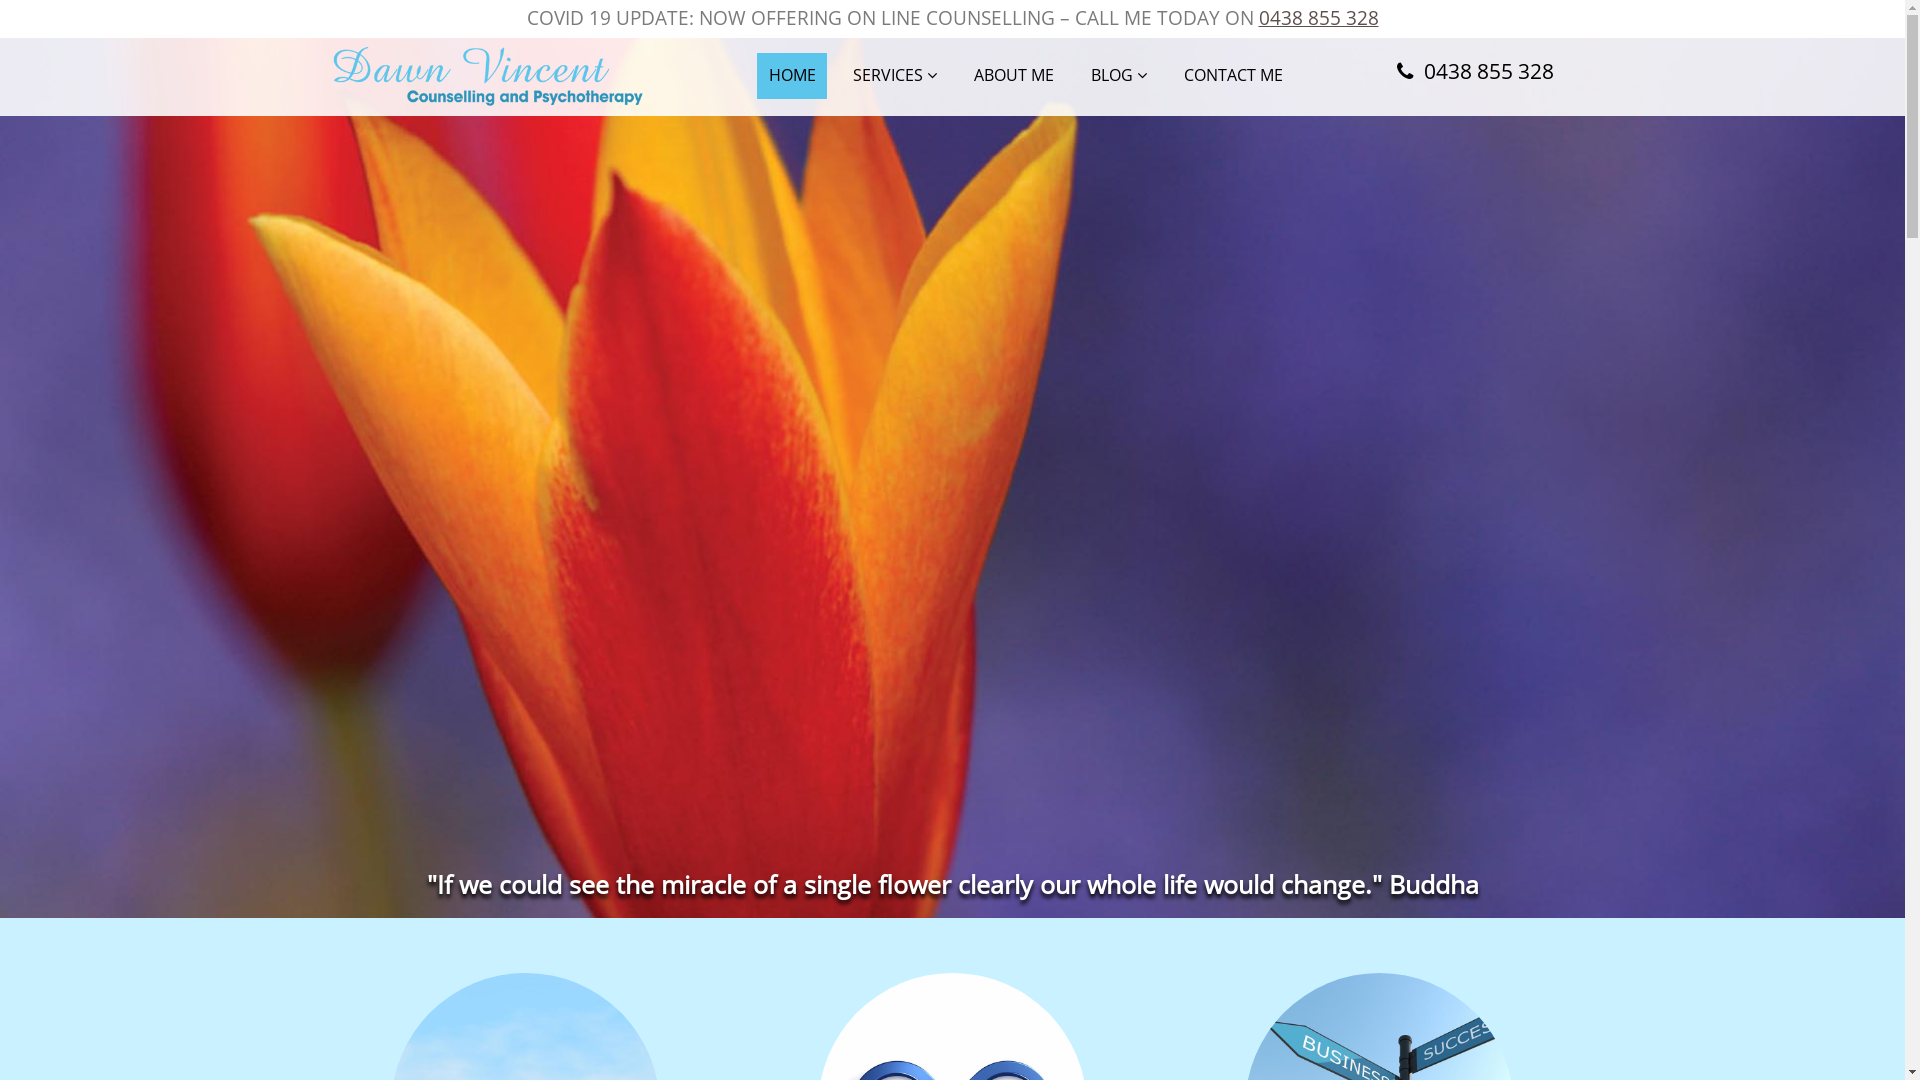 The width and height of the screenshot is (1920, 1080). Describe the element at coordinates (1014, 75) in the screenshot. I see `'ABOUT ME'` at that location.